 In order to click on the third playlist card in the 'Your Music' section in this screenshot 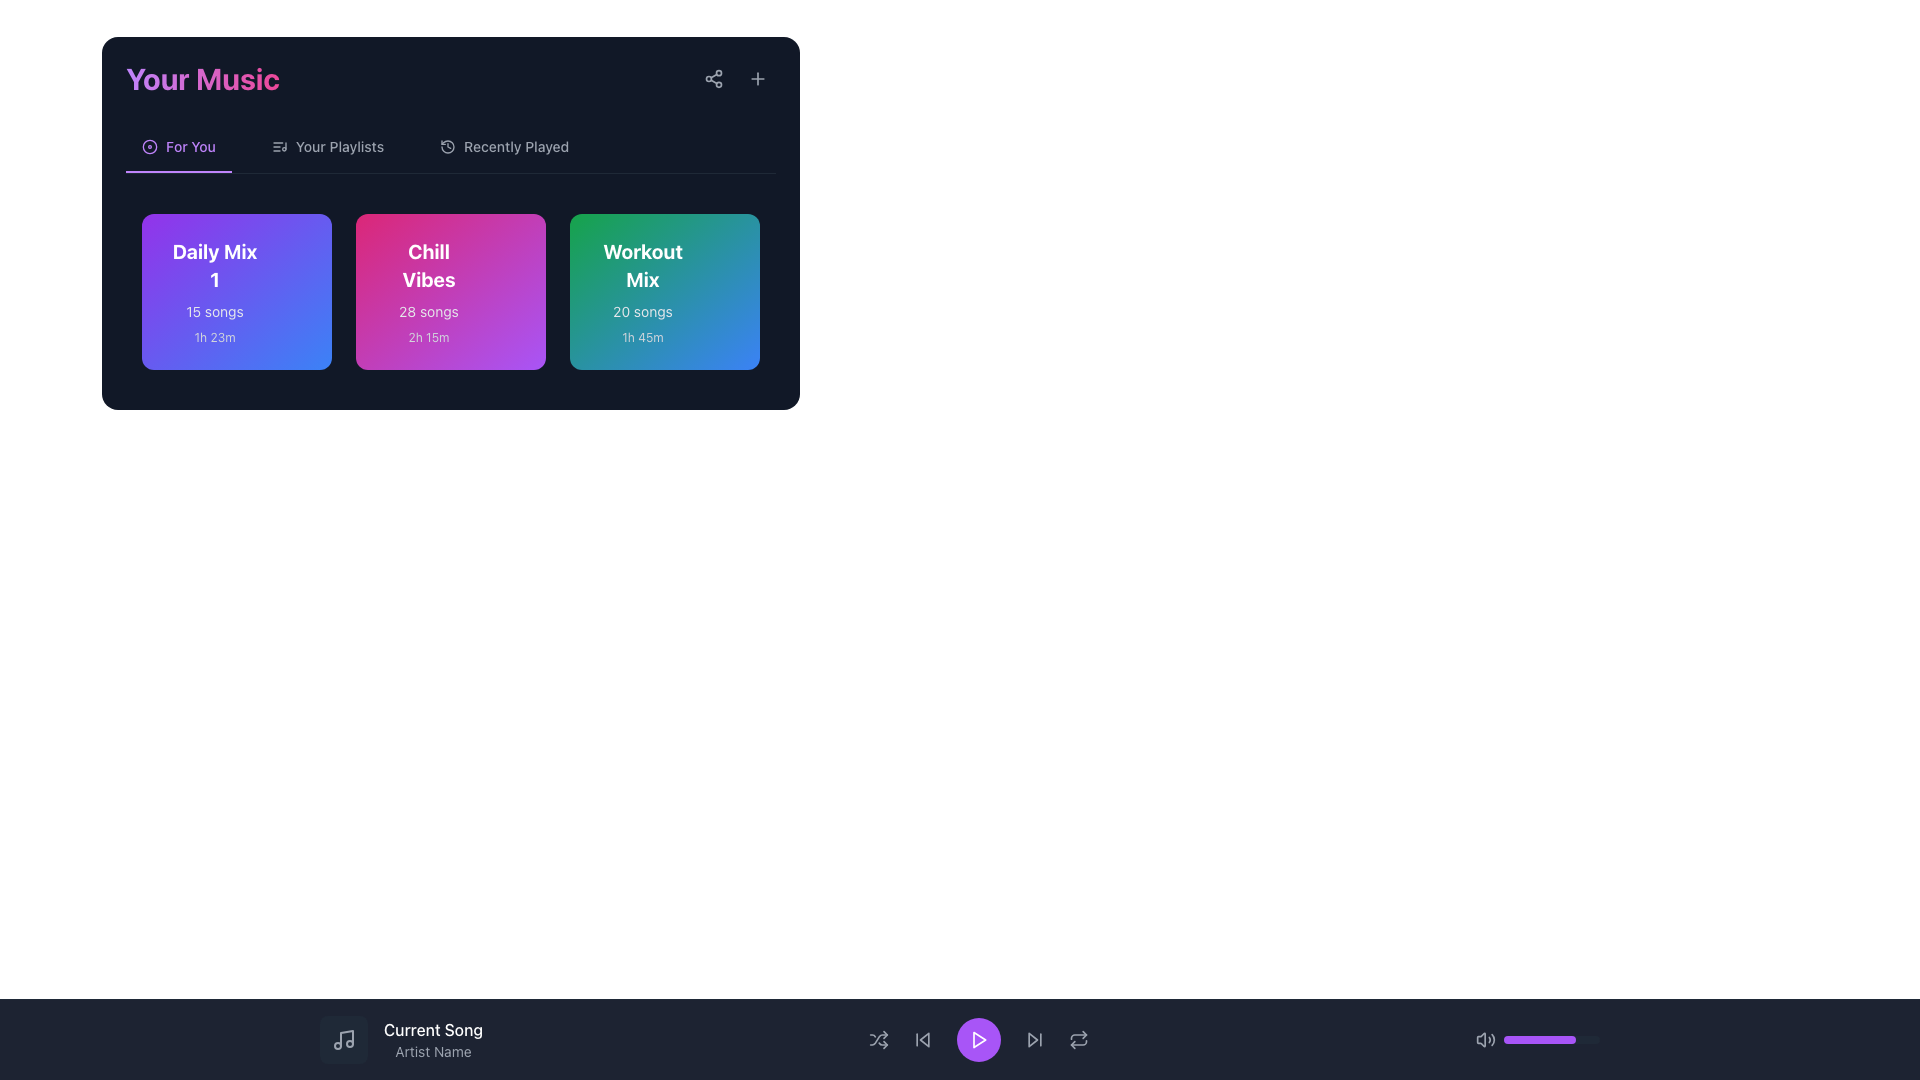, I will do `click(643, 292)`.